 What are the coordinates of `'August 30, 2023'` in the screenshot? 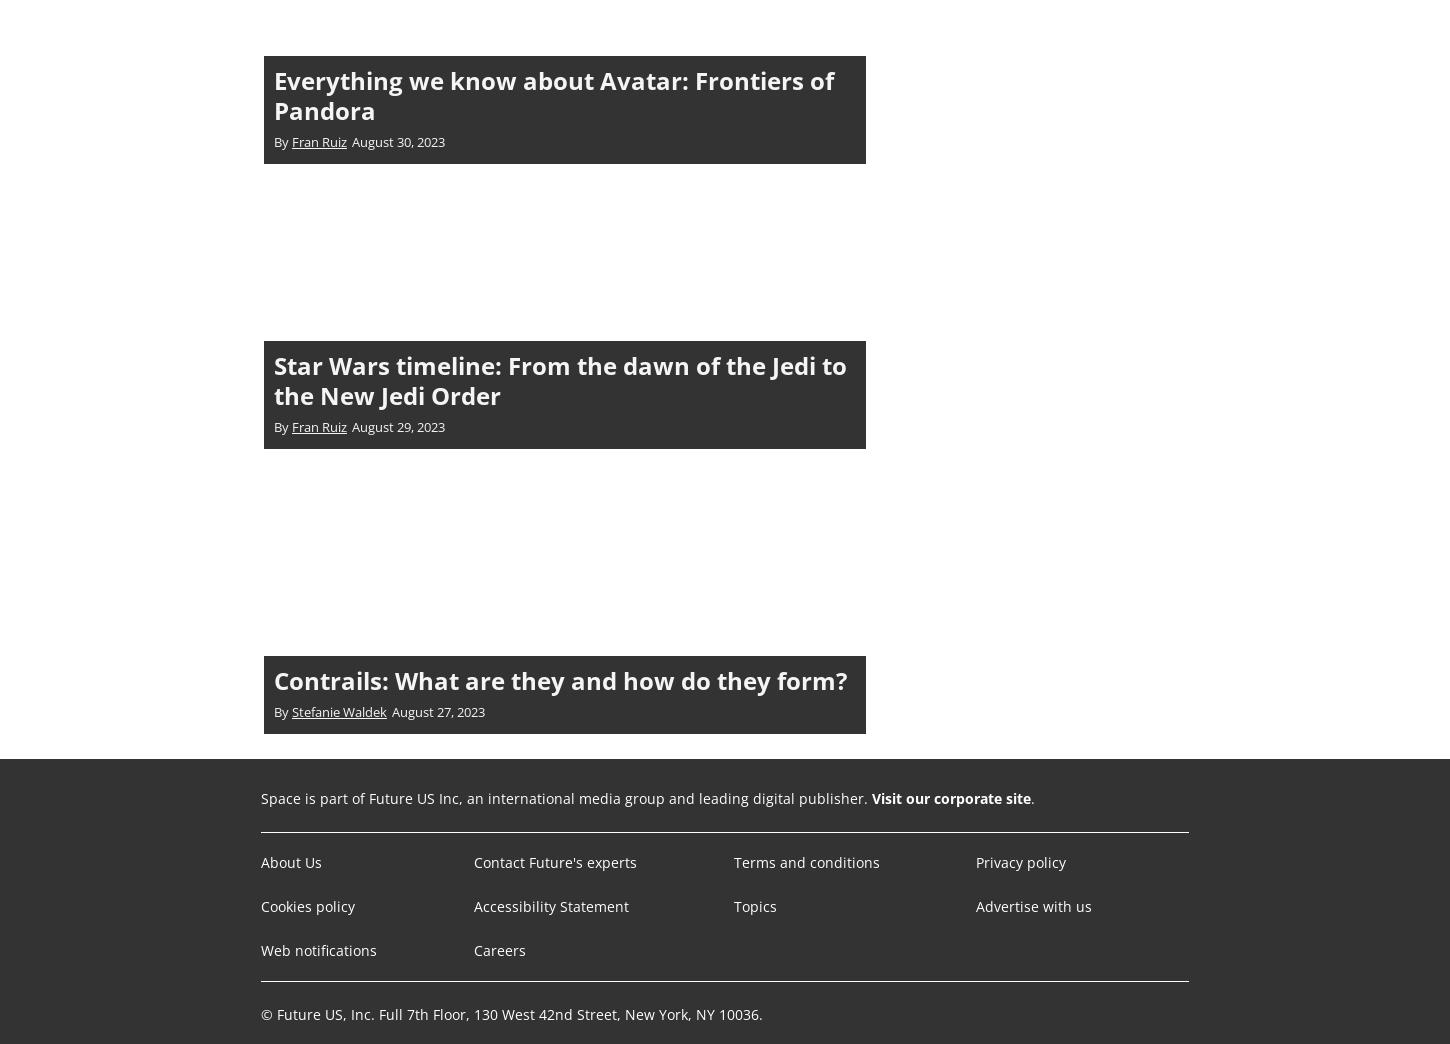 It's located at (352, 140).